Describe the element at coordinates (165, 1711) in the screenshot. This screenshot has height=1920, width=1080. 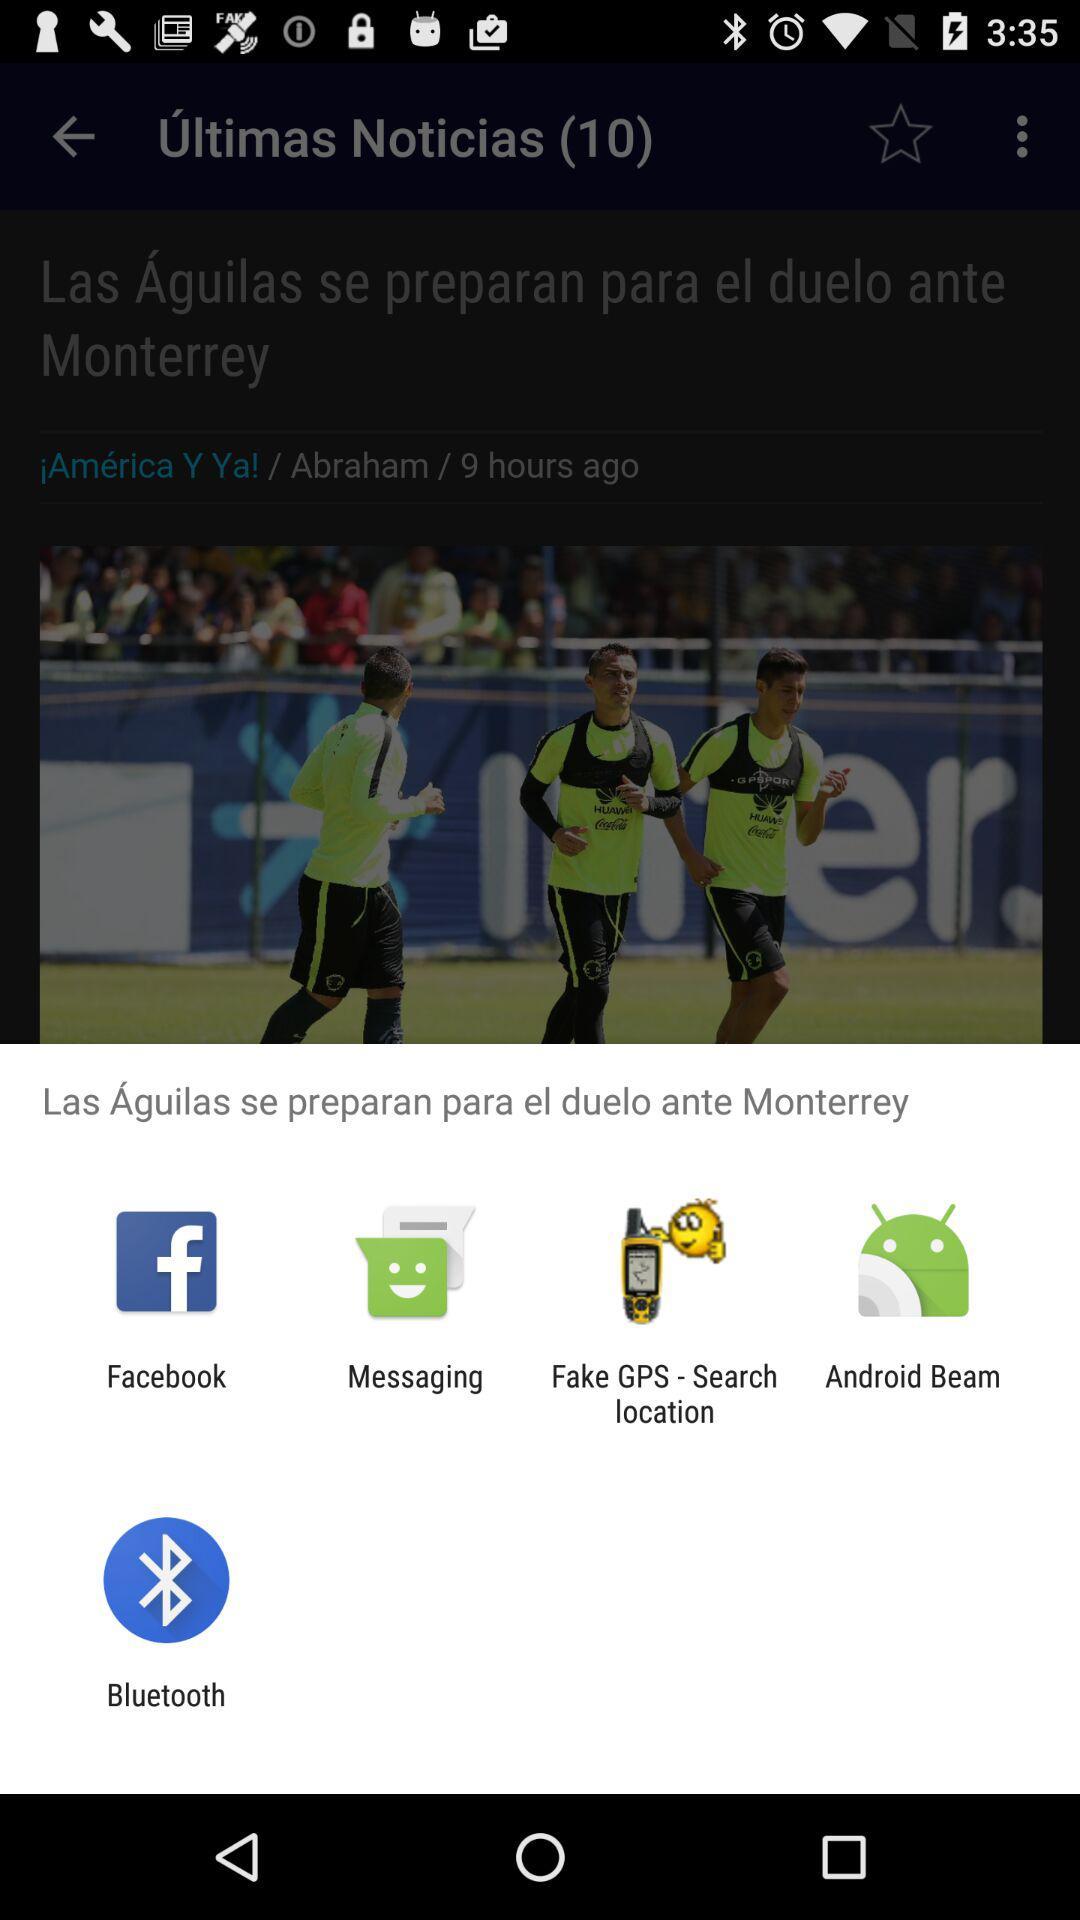
I see `bluetooth item` at that location.